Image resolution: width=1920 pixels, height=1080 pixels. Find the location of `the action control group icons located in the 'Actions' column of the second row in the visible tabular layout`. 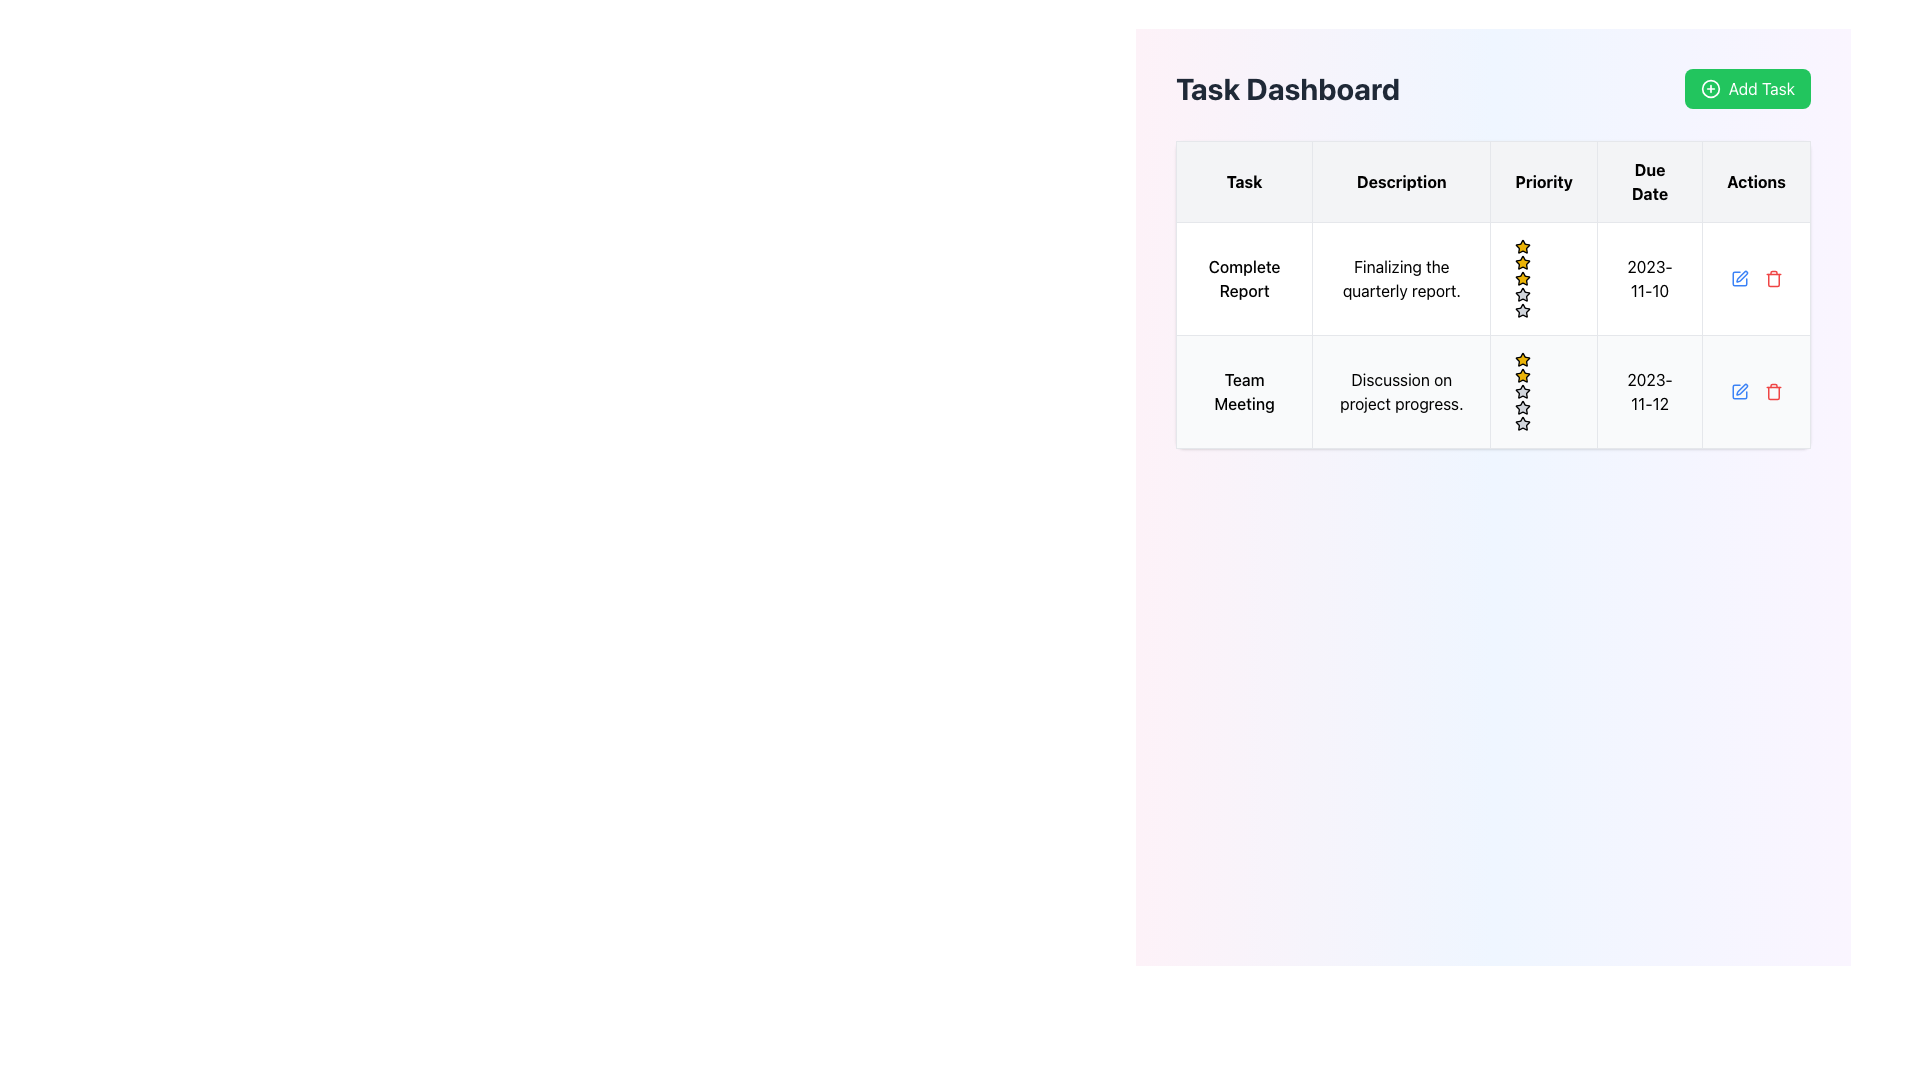

the action control group icons located in the 'Actions' column of the second row in the visible tabular layout is located at coordinates (1755, 392).